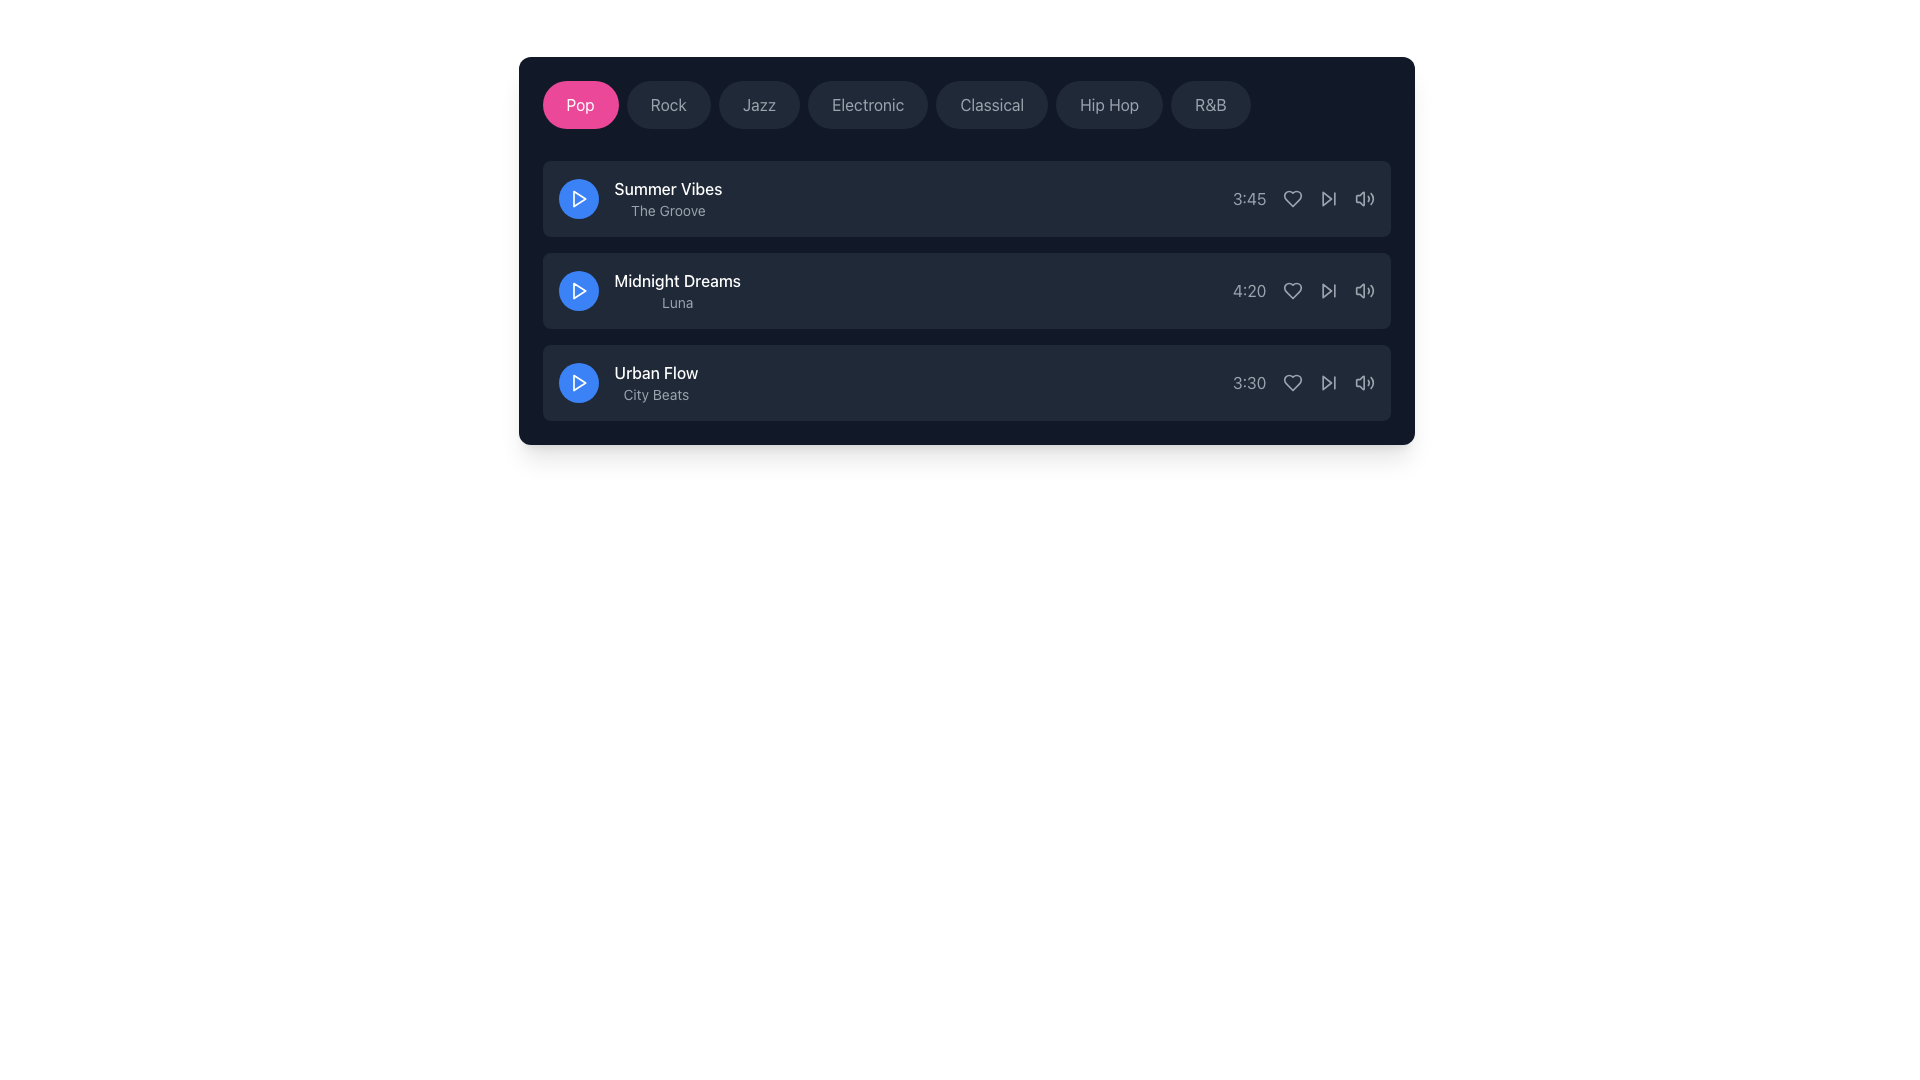  Describe the element at coordinates (1328, 199) in the screenshot. I see `the 'skip forward' icon button for navigation to change its color, which is positioned to the right of the '3:45' text and to the left of the volume icon` at that location.